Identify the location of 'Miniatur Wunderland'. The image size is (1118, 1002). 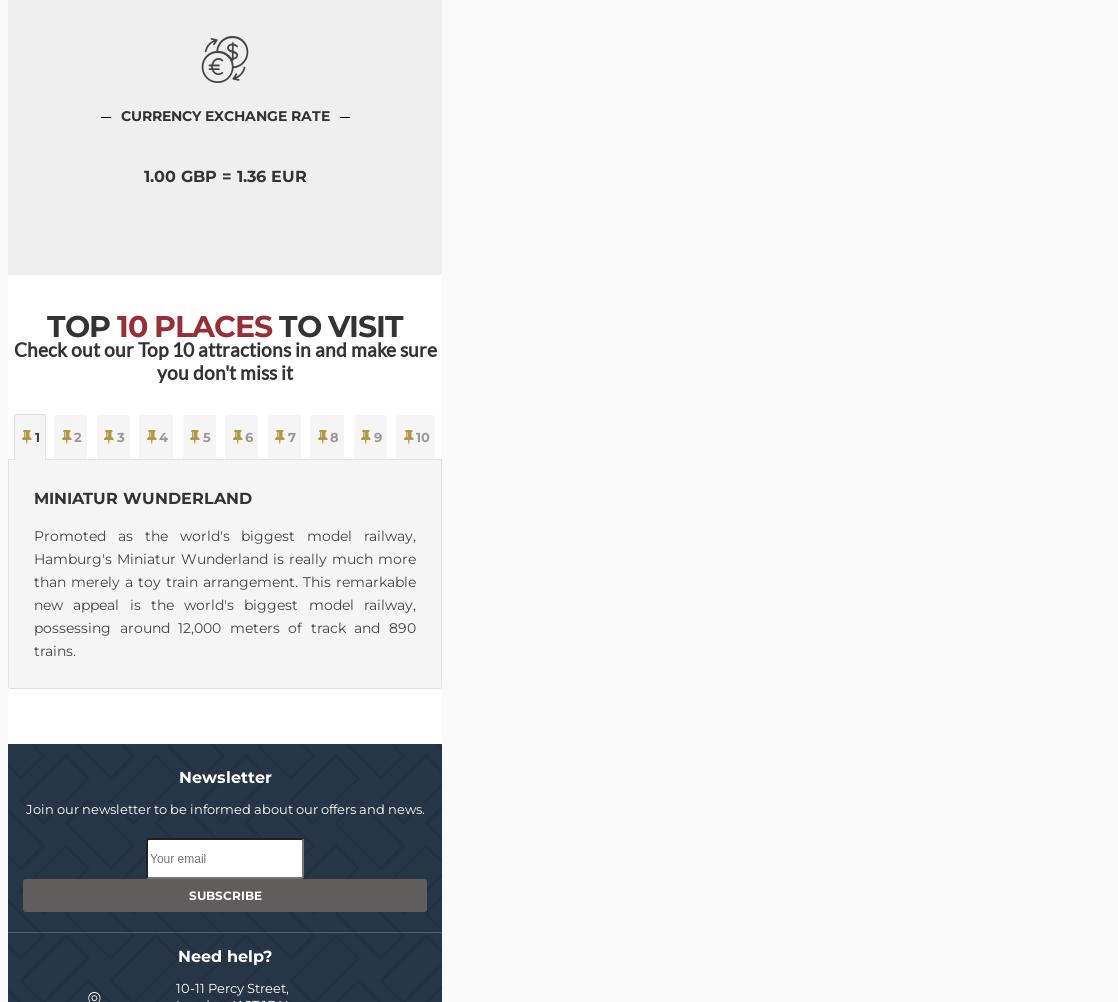
(142, 497).